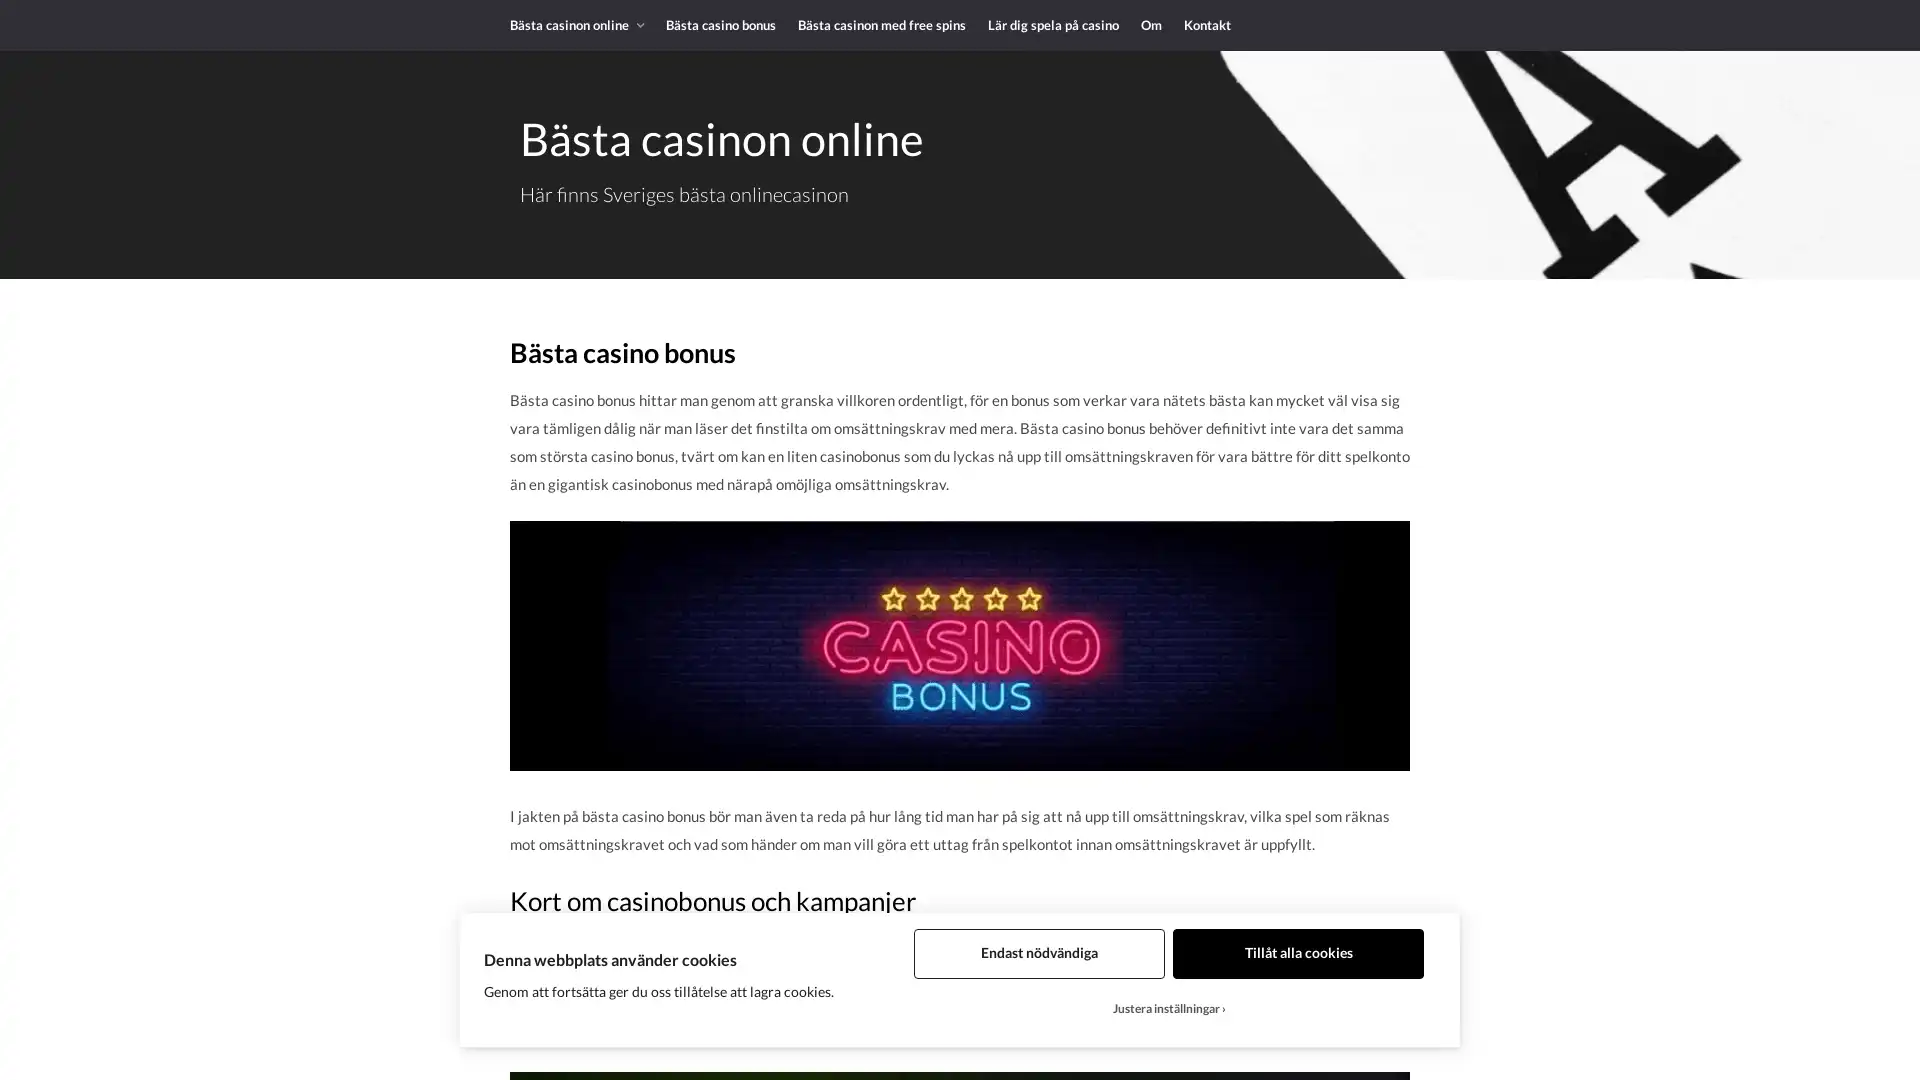 This screenshot has height=1080, width=1920. Describe the element at coordinates (1298, 952) in the screenshot. I see `Tillat alla cookies` at that location.